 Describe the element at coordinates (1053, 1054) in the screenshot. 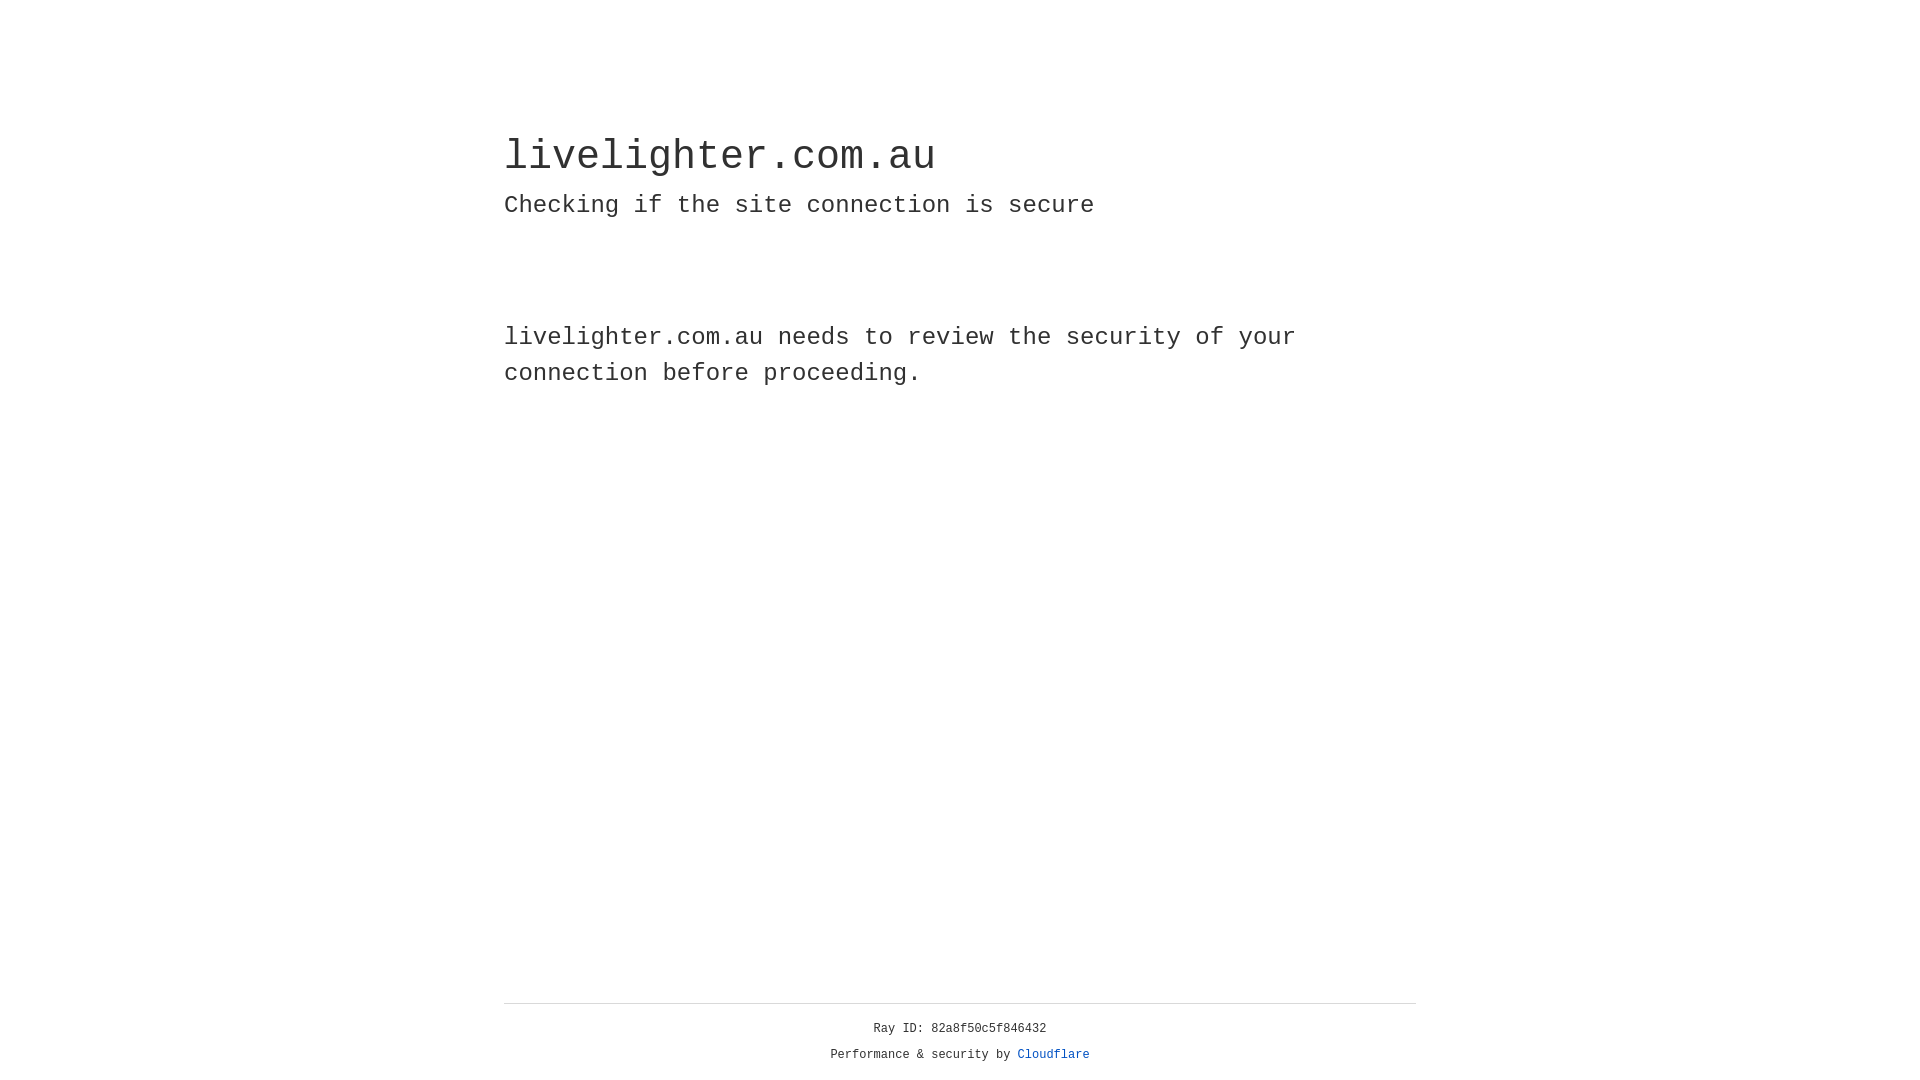

I see `'Cloudflare'` at that location.